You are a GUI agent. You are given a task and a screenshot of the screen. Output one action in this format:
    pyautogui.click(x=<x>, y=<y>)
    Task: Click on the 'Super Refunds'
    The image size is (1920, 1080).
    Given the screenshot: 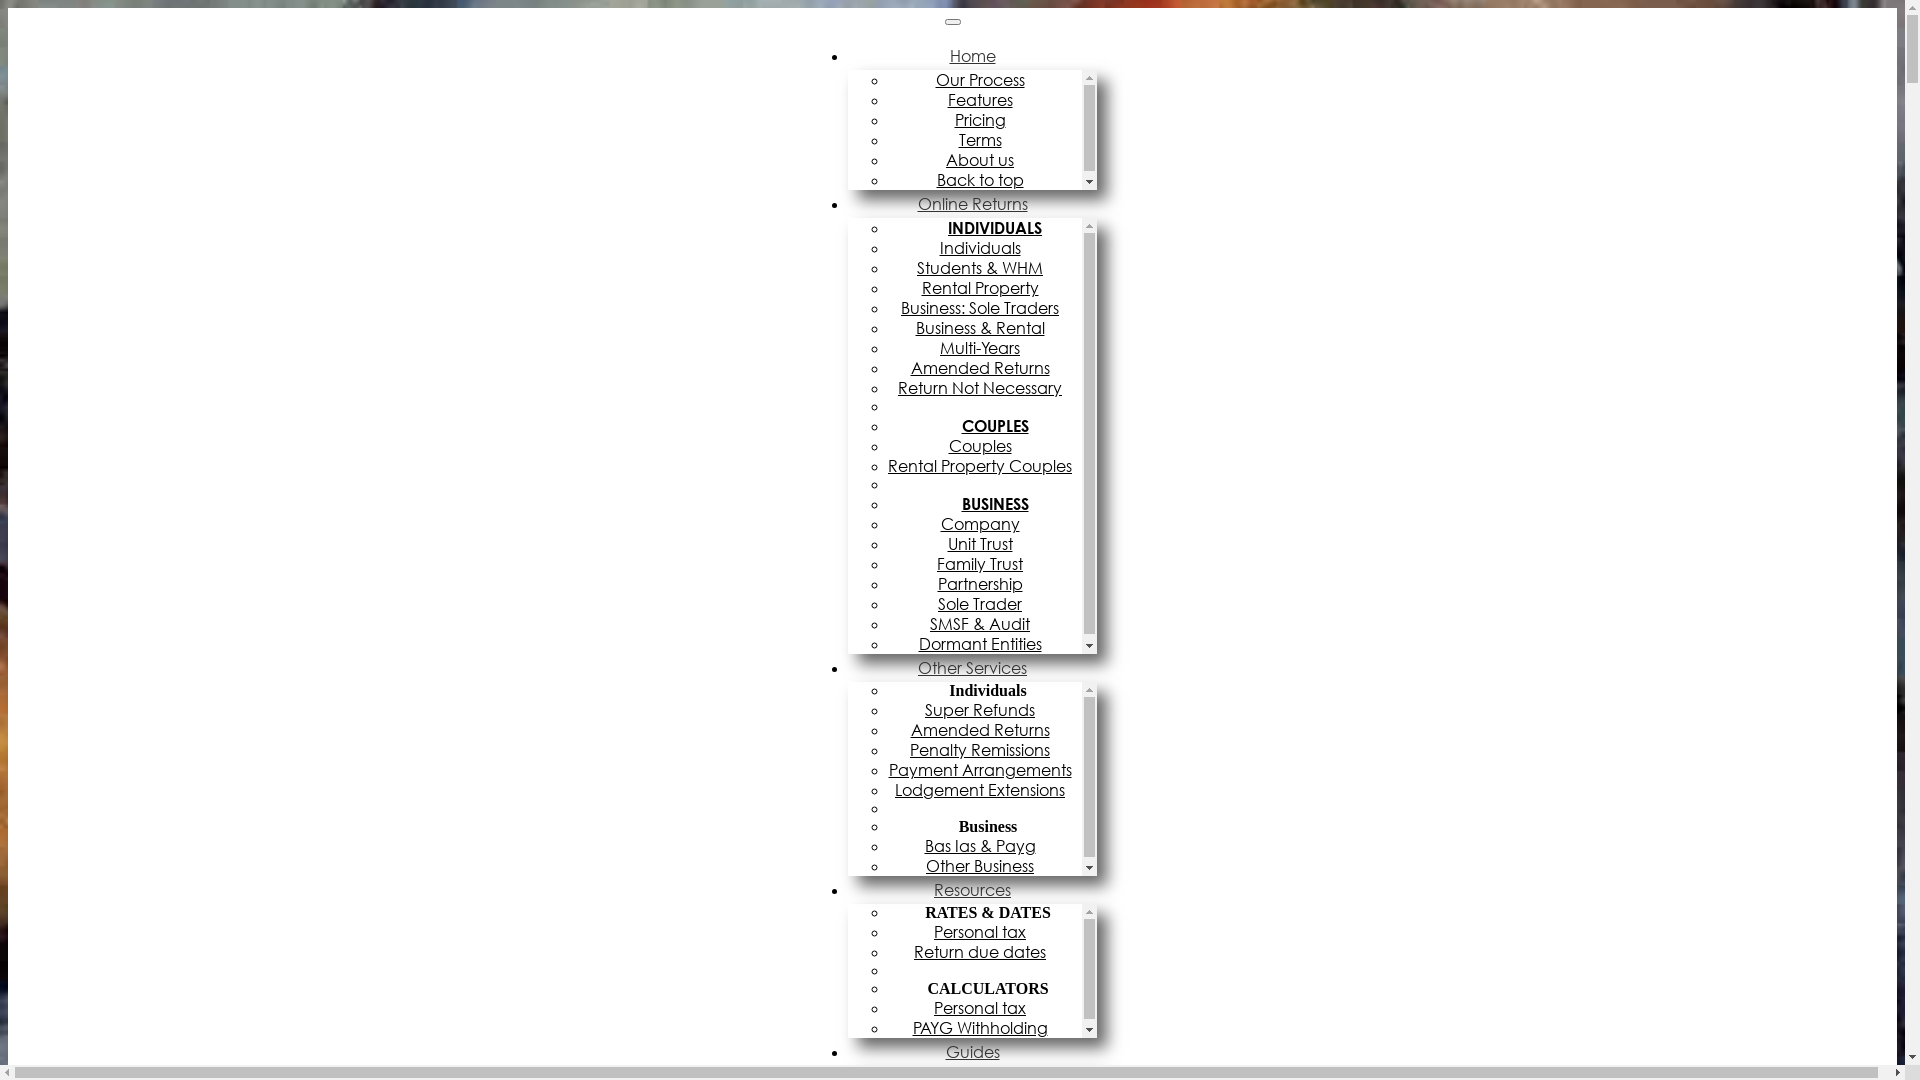 What is the action you would take?
    pyautogui.click(x=924, y=708)
    